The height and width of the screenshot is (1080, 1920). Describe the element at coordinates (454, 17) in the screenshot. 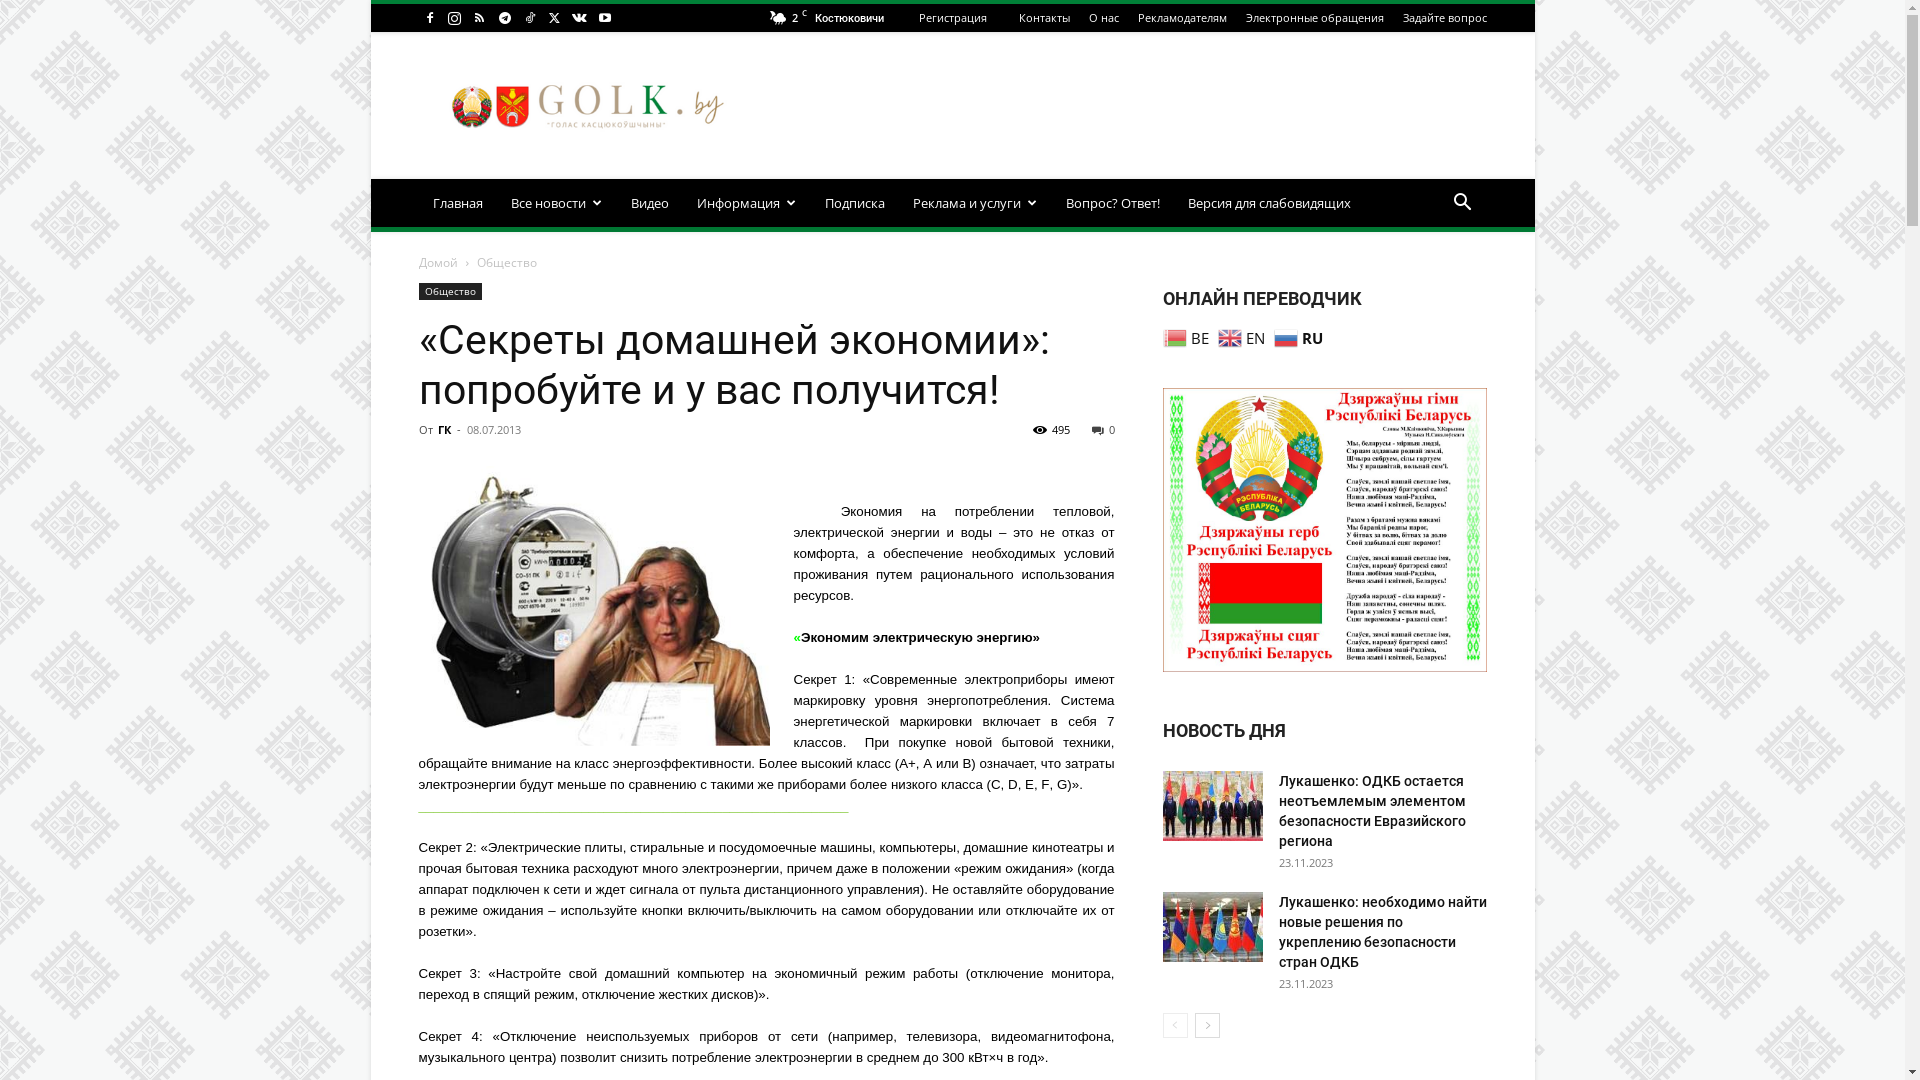

I see `'Instagram'` at that location.